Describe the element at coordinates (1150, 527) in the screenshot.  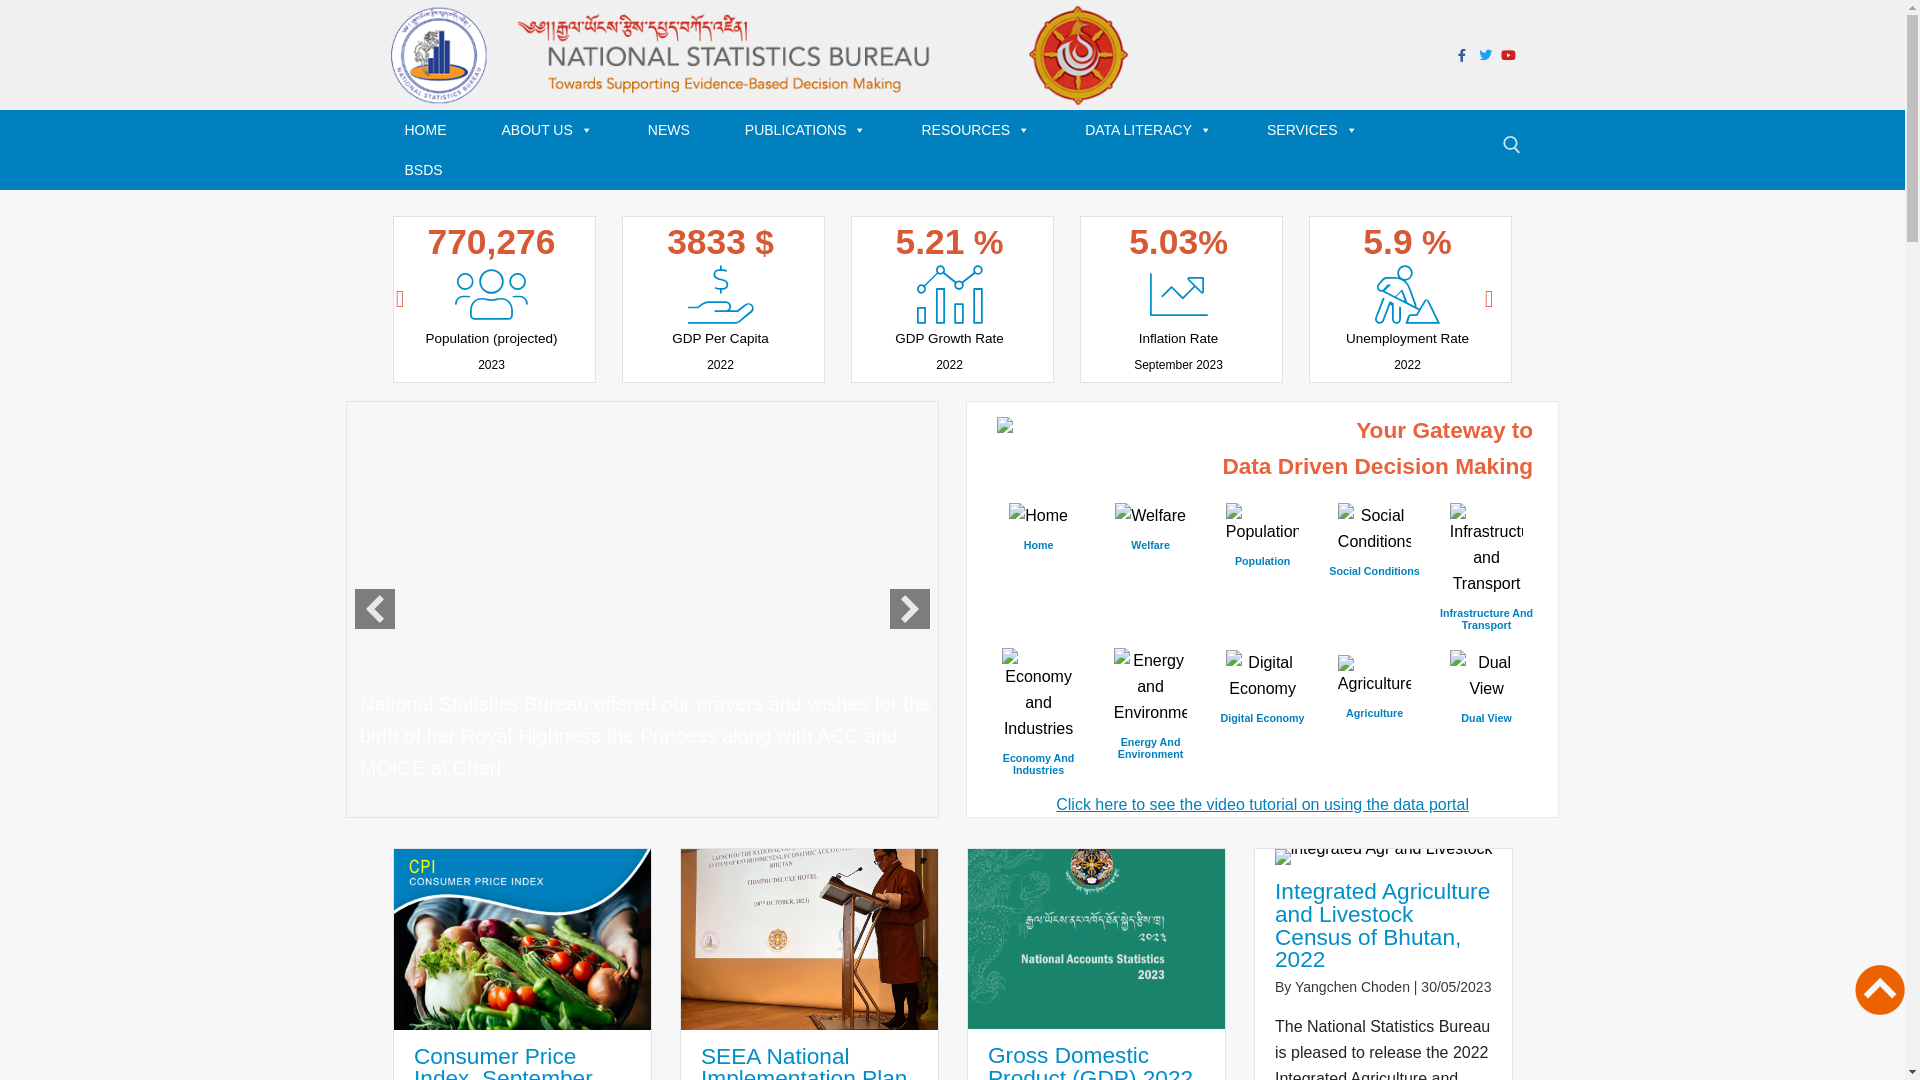
I see `'Welfare'` at that location.